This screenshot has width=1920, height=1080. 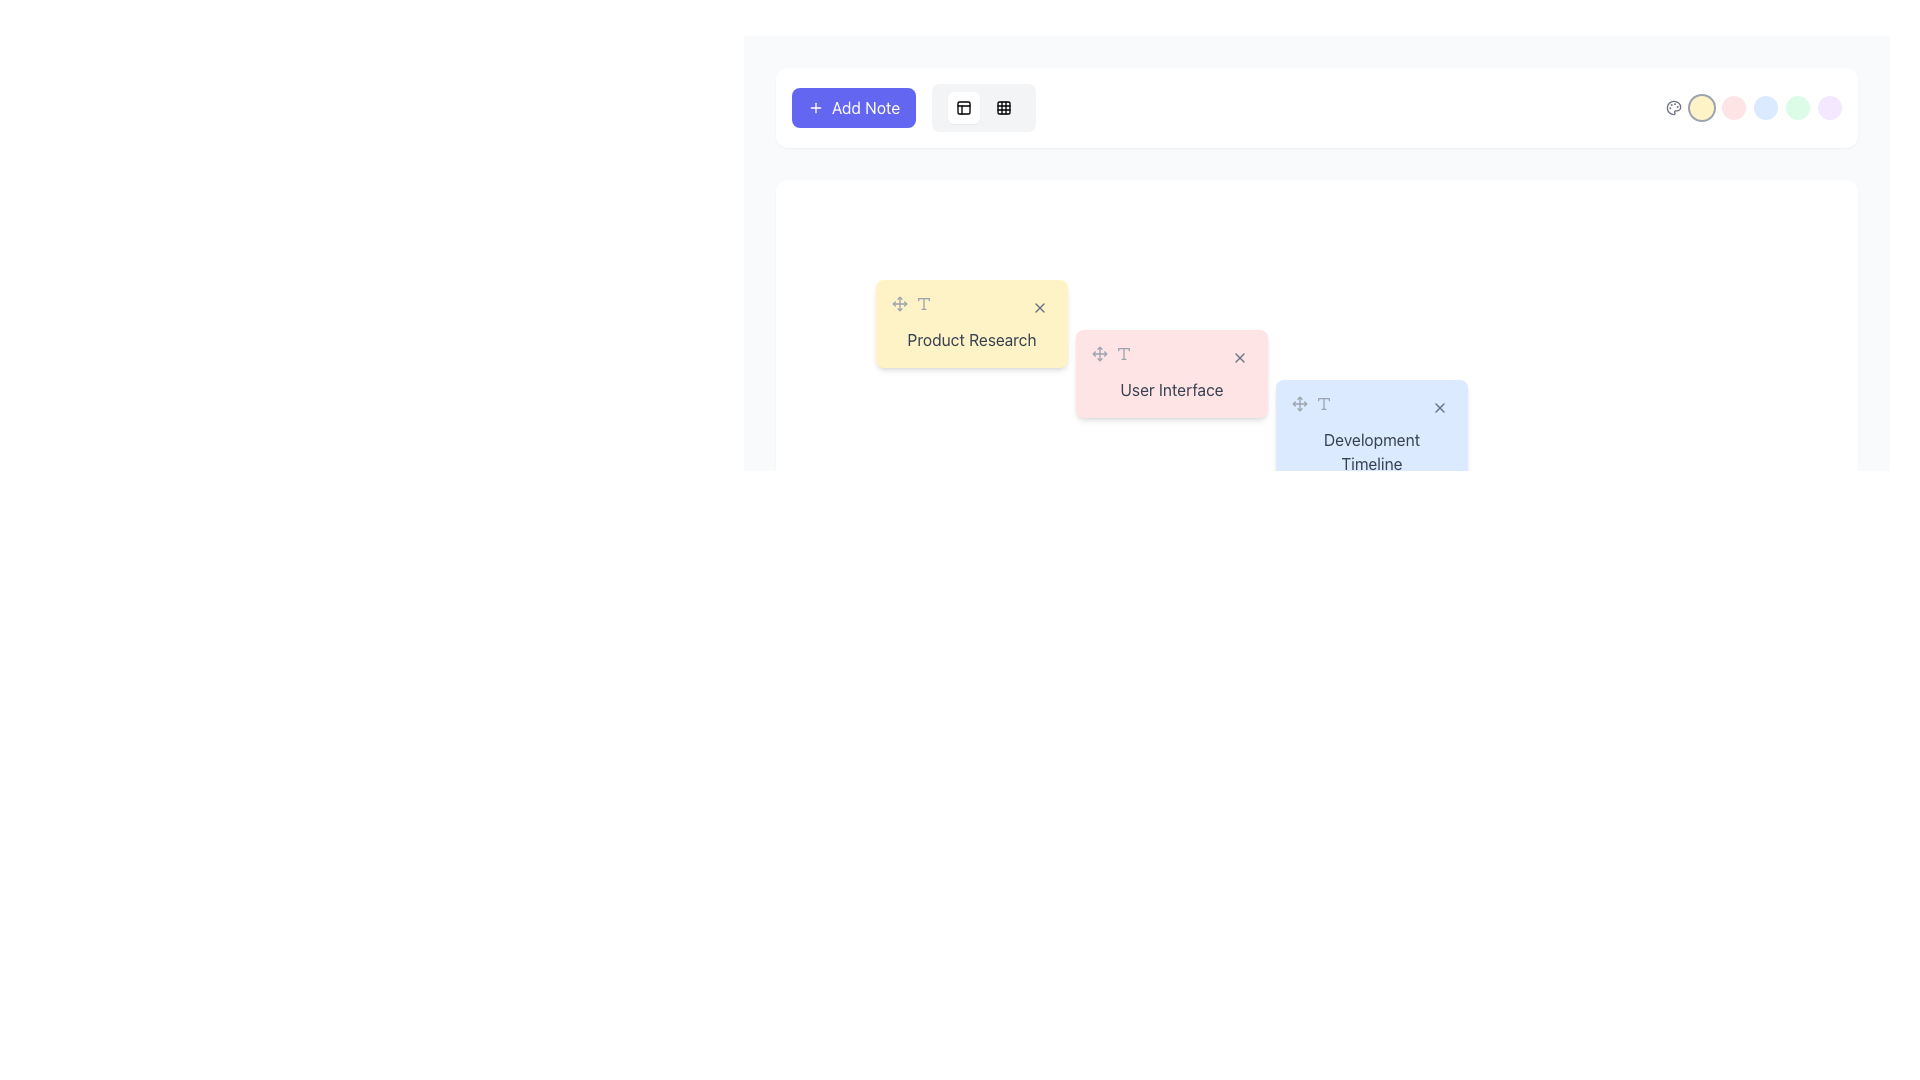 What do you see at coordinates (866, 108) in the screenshot?
I see `label text of the 'Add Note' button, which is positioned within a purple button and aligned to the right of the '+' icon` at bounding box center [866, 108].